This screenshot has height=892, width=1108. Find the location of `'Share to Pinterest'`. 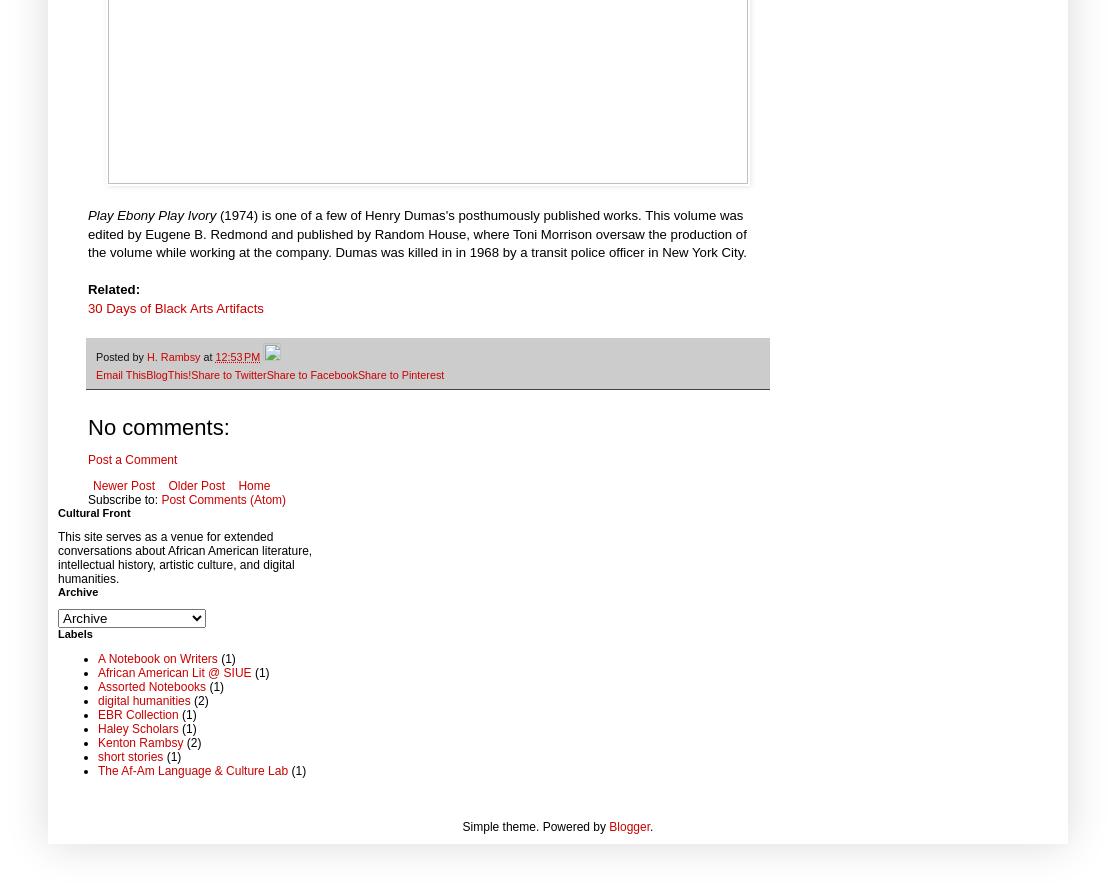

'Share to Pinterest' is located at coordinates (400, 373).